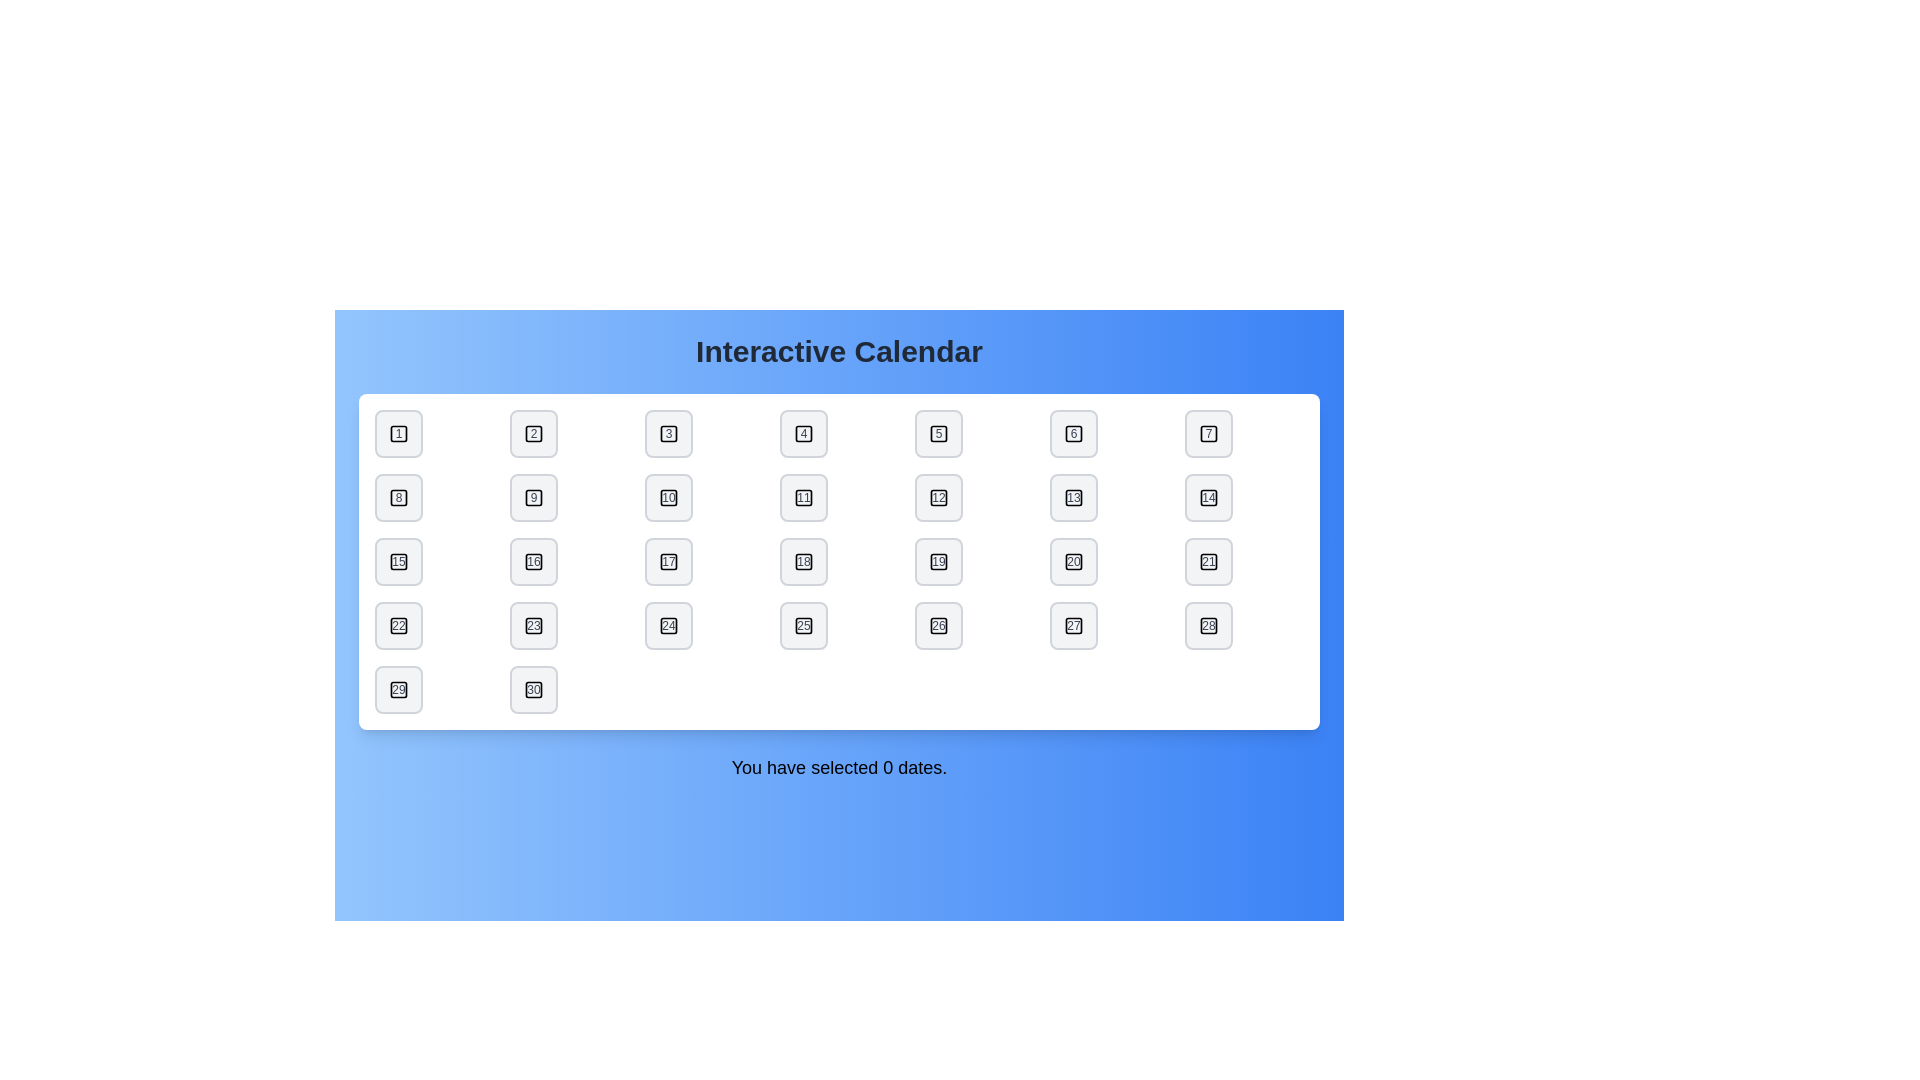  What do you see at coordinates (398, 689) in the screenshot?
I see `the date button labeled 29 to toggle its selection state` at bounding box center [398, 689].